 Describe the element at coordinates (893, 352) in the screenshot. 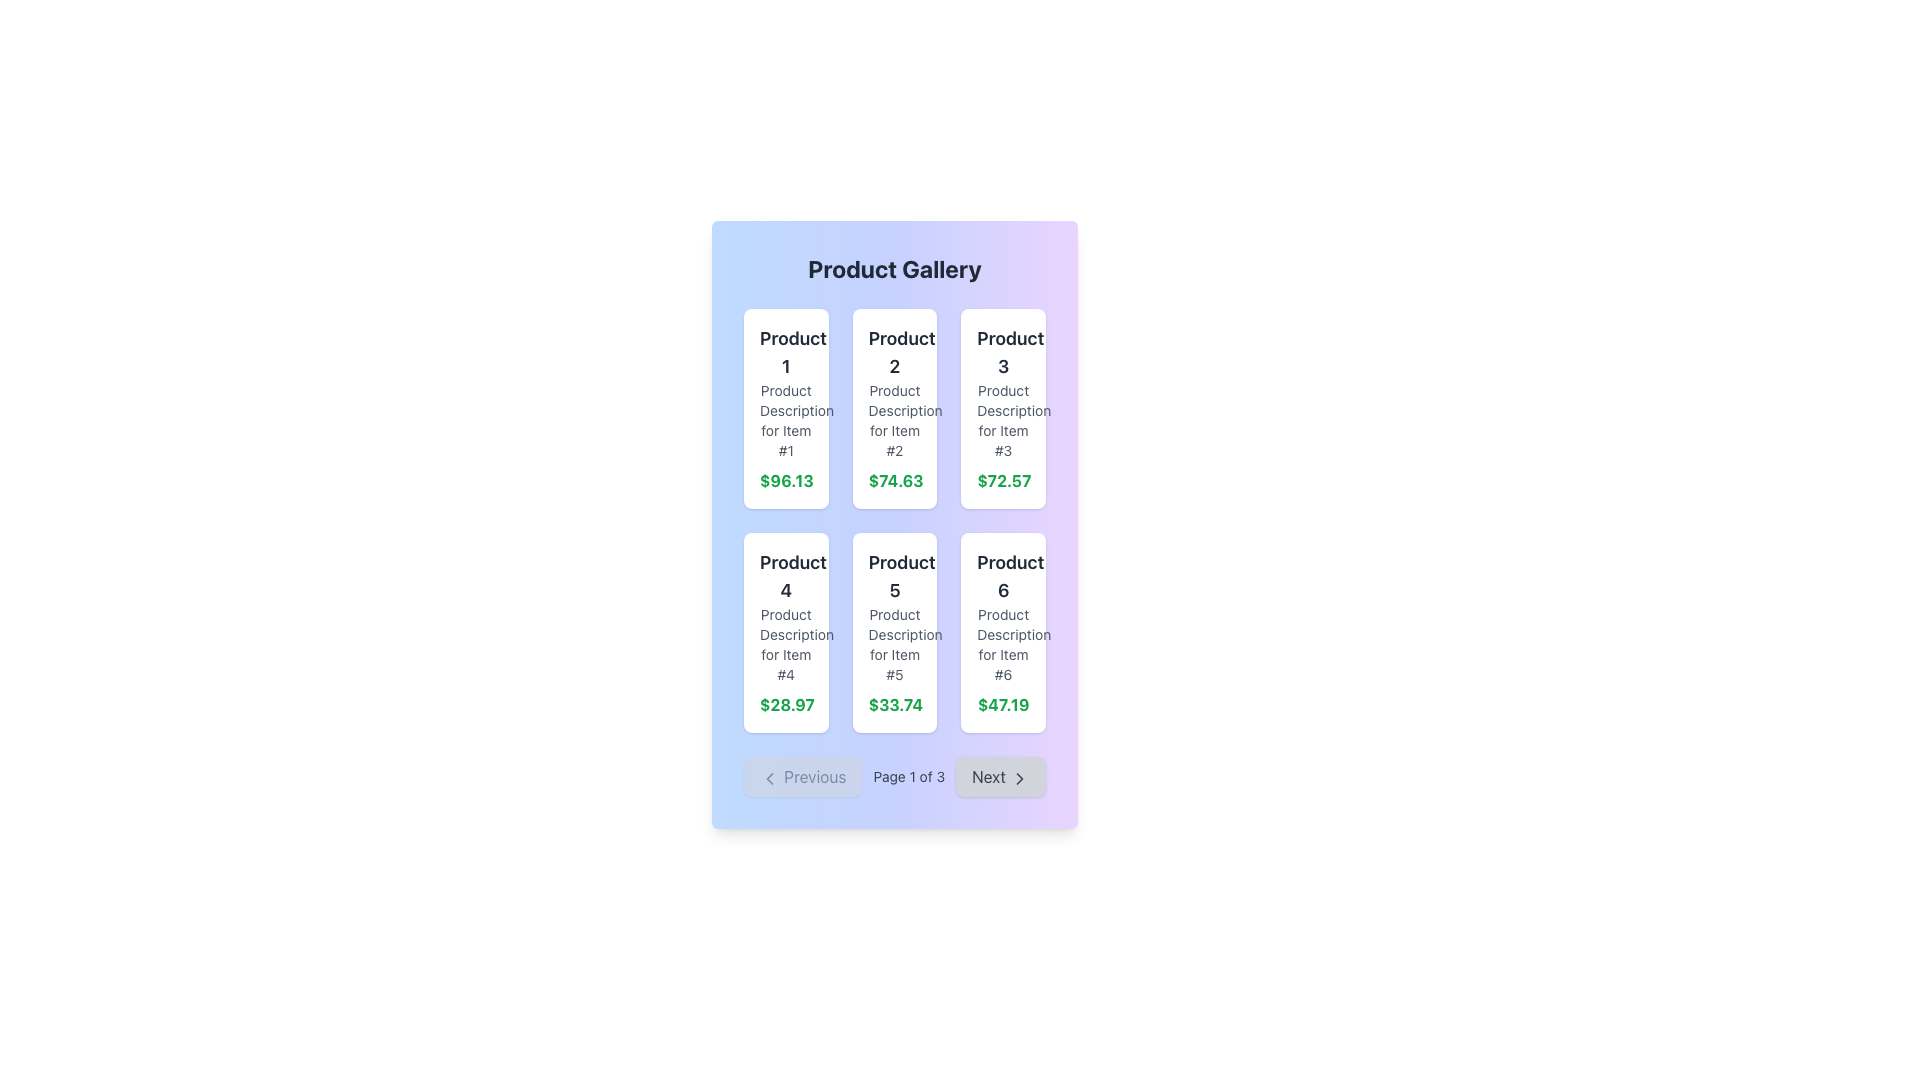

I see `the text label reading 'Product 2', which is styled with a large, bold font and dark gray color, located at the top-middle section of its product card` at that location.